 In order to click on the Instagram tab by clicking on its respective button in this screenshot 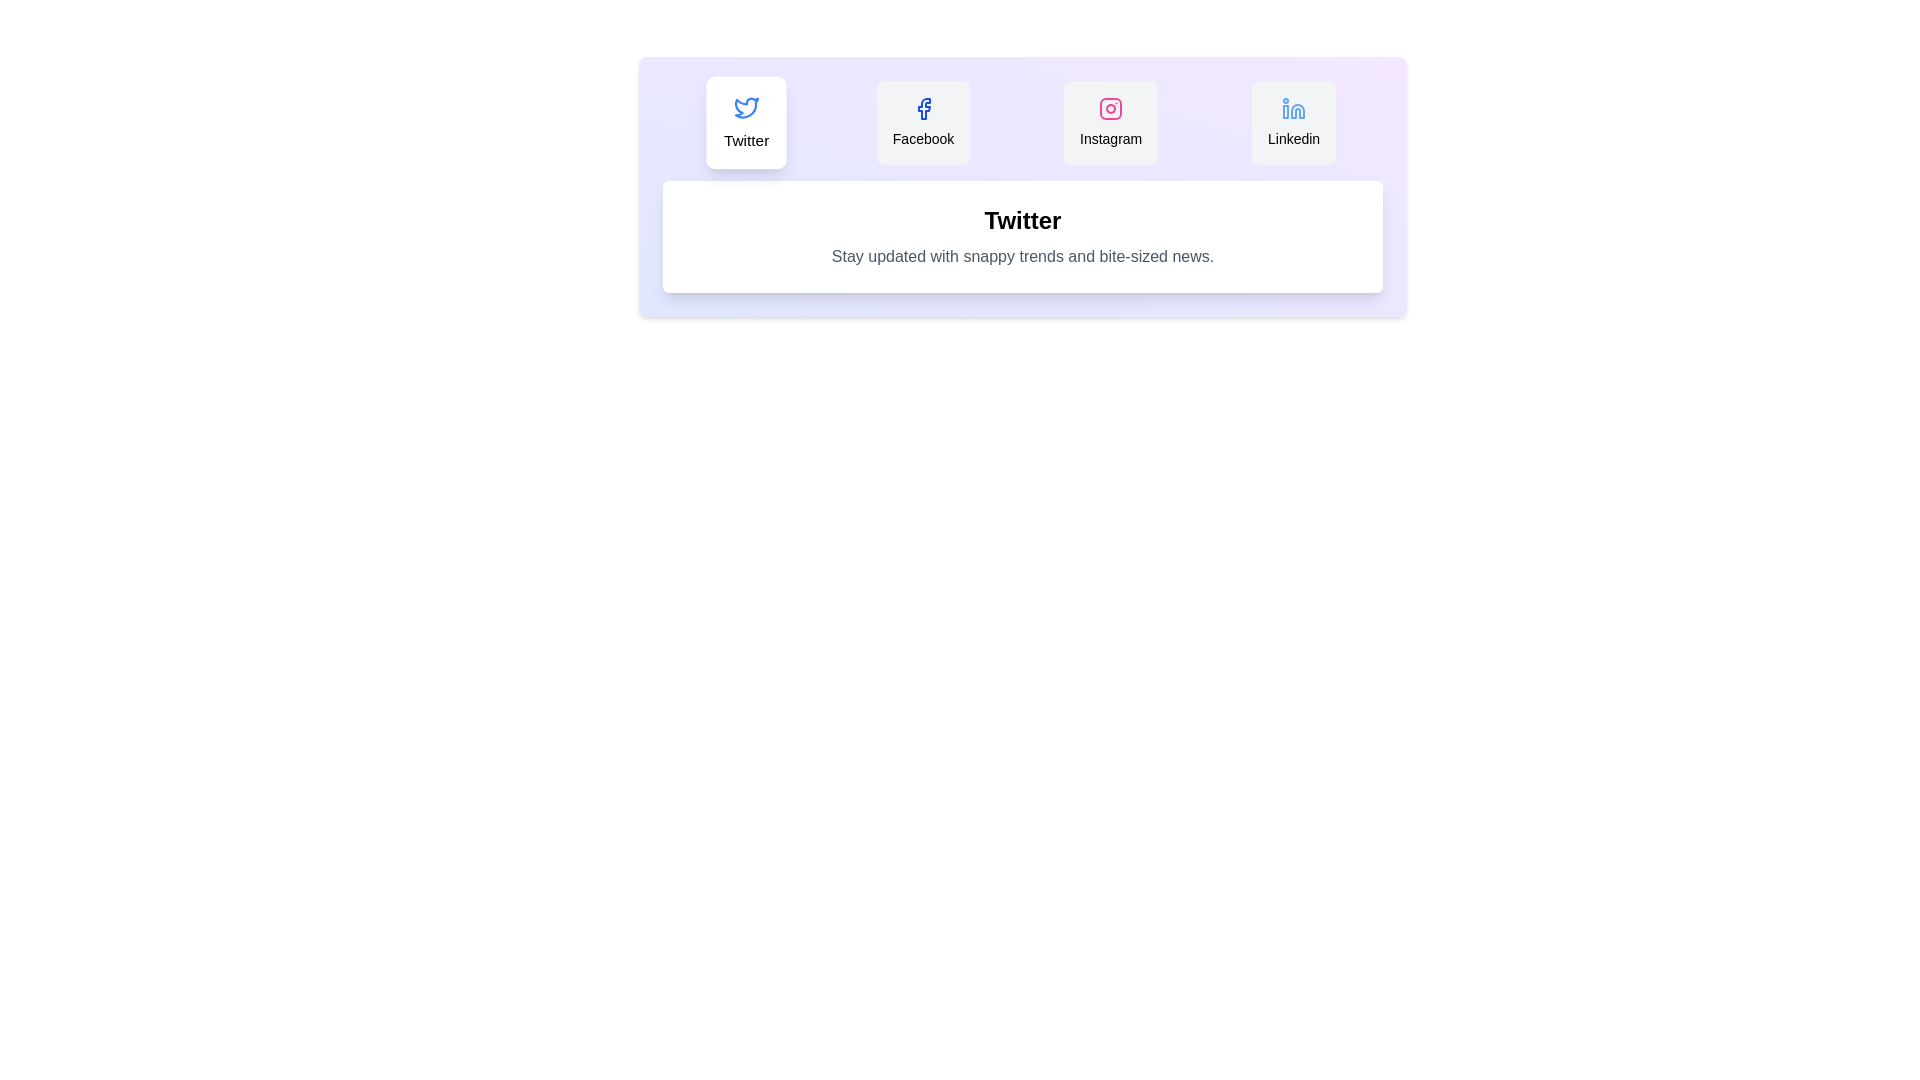, I will do `click(1110, 123)`.